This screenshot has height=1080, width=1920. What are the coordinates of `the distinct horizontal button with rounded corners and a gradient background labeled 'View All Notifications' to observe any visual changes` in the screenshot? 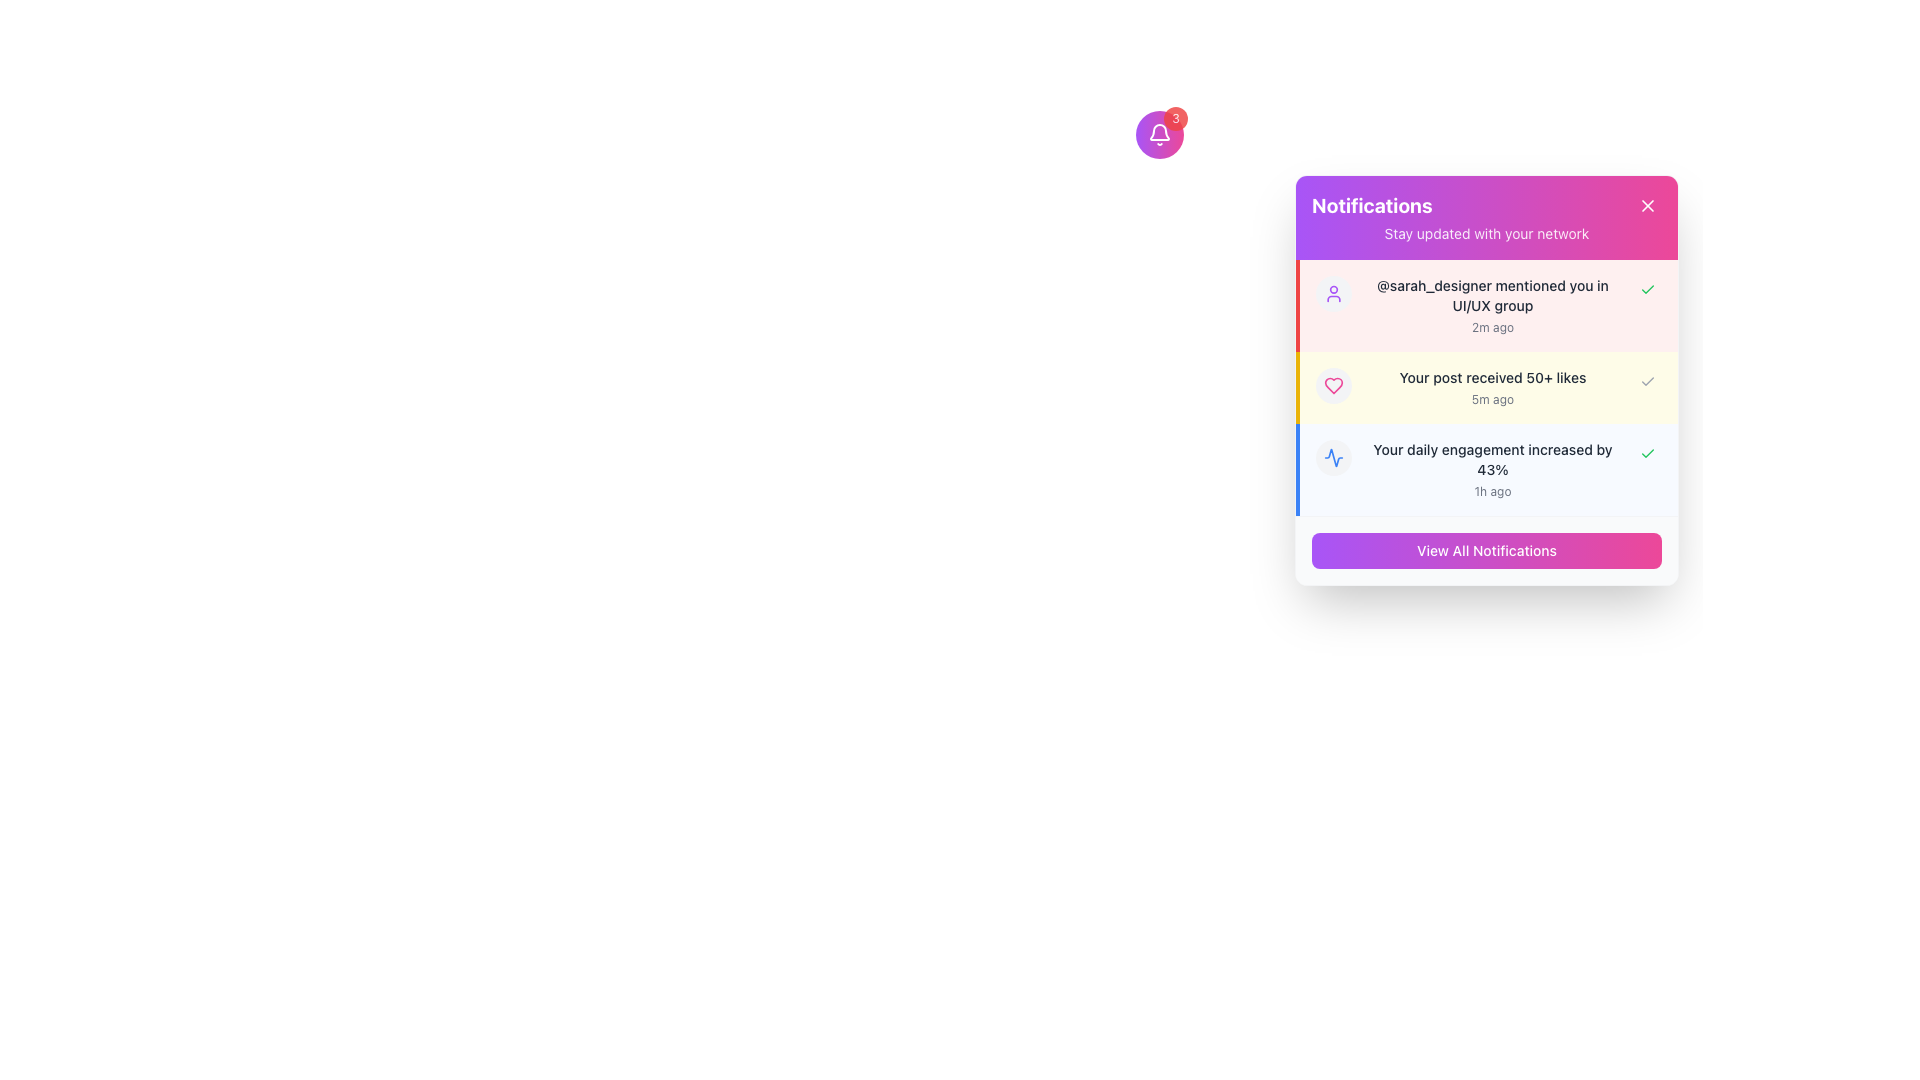 It's located at (1487, 550).